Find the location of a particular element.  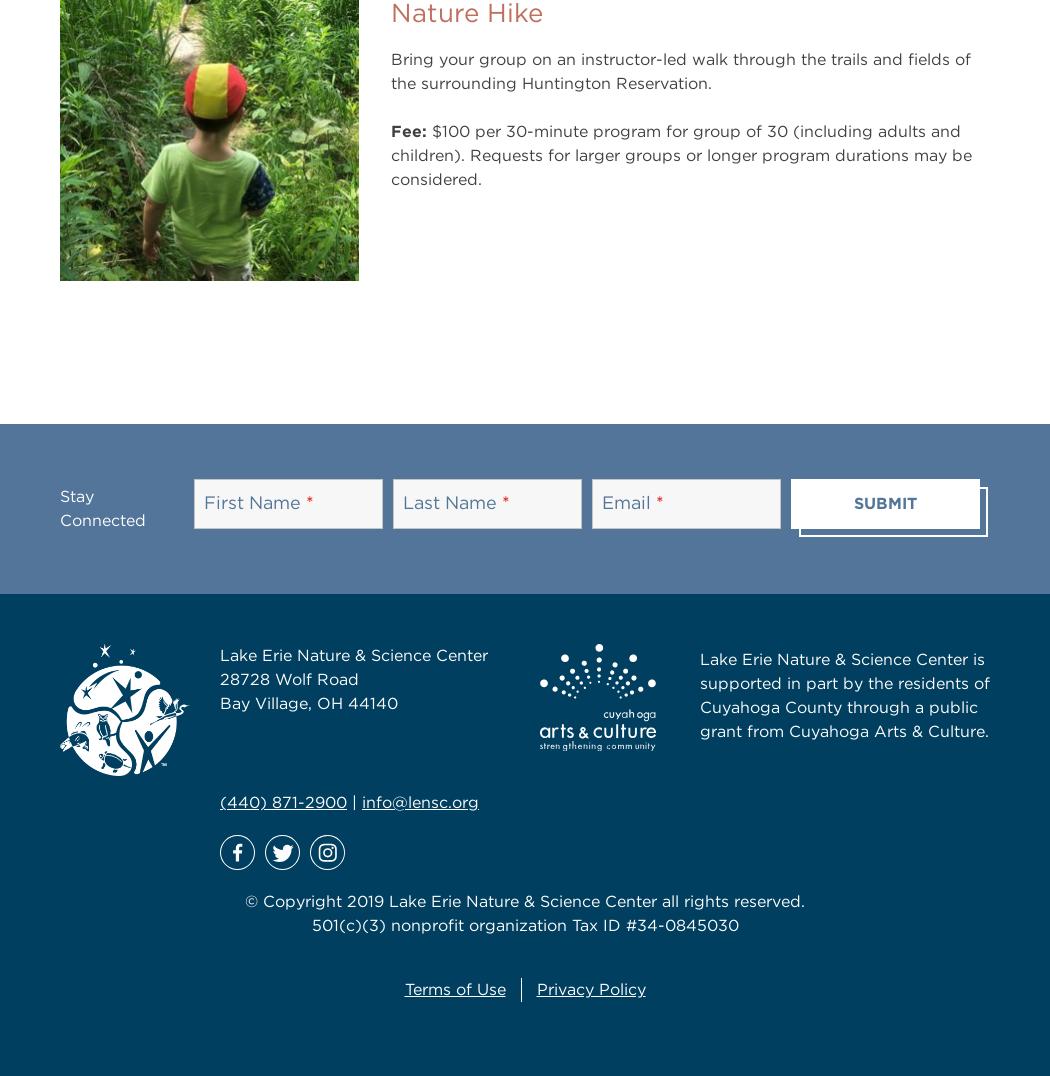

'Fee:' is located at coordinates (411, 130).